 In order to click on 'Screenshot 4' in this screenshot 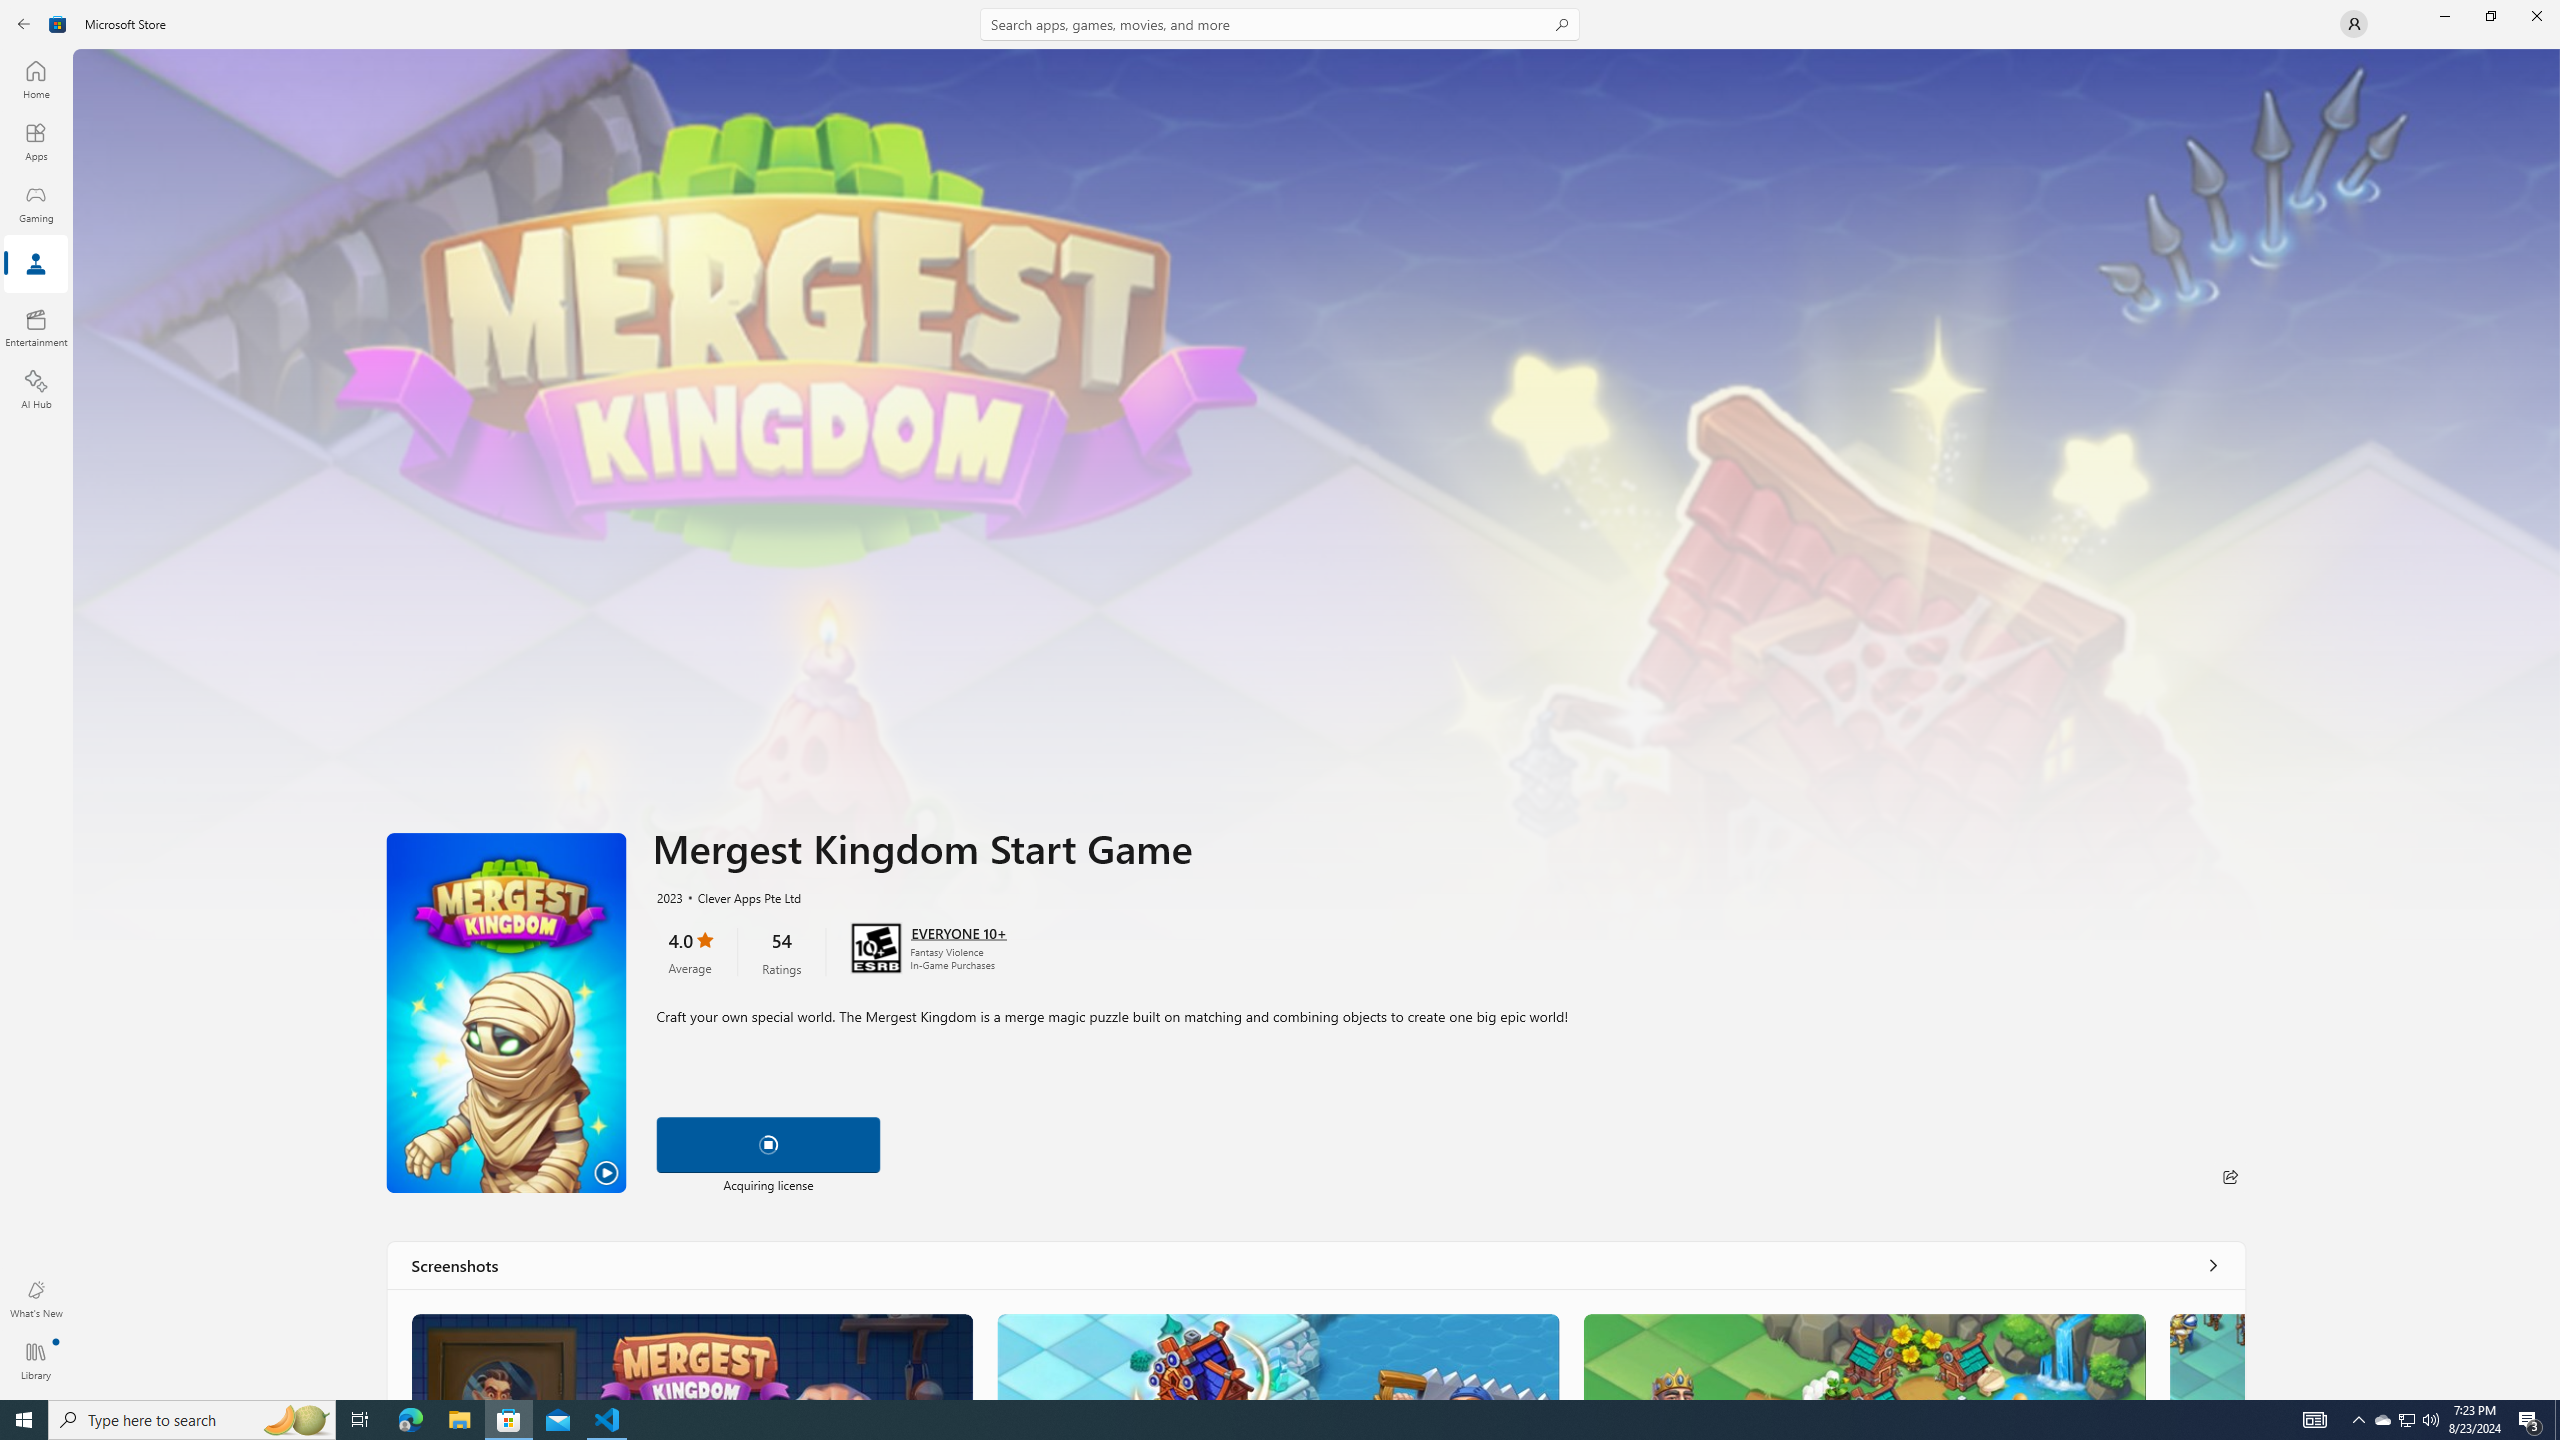, I will do `click(2205, 1355)`.